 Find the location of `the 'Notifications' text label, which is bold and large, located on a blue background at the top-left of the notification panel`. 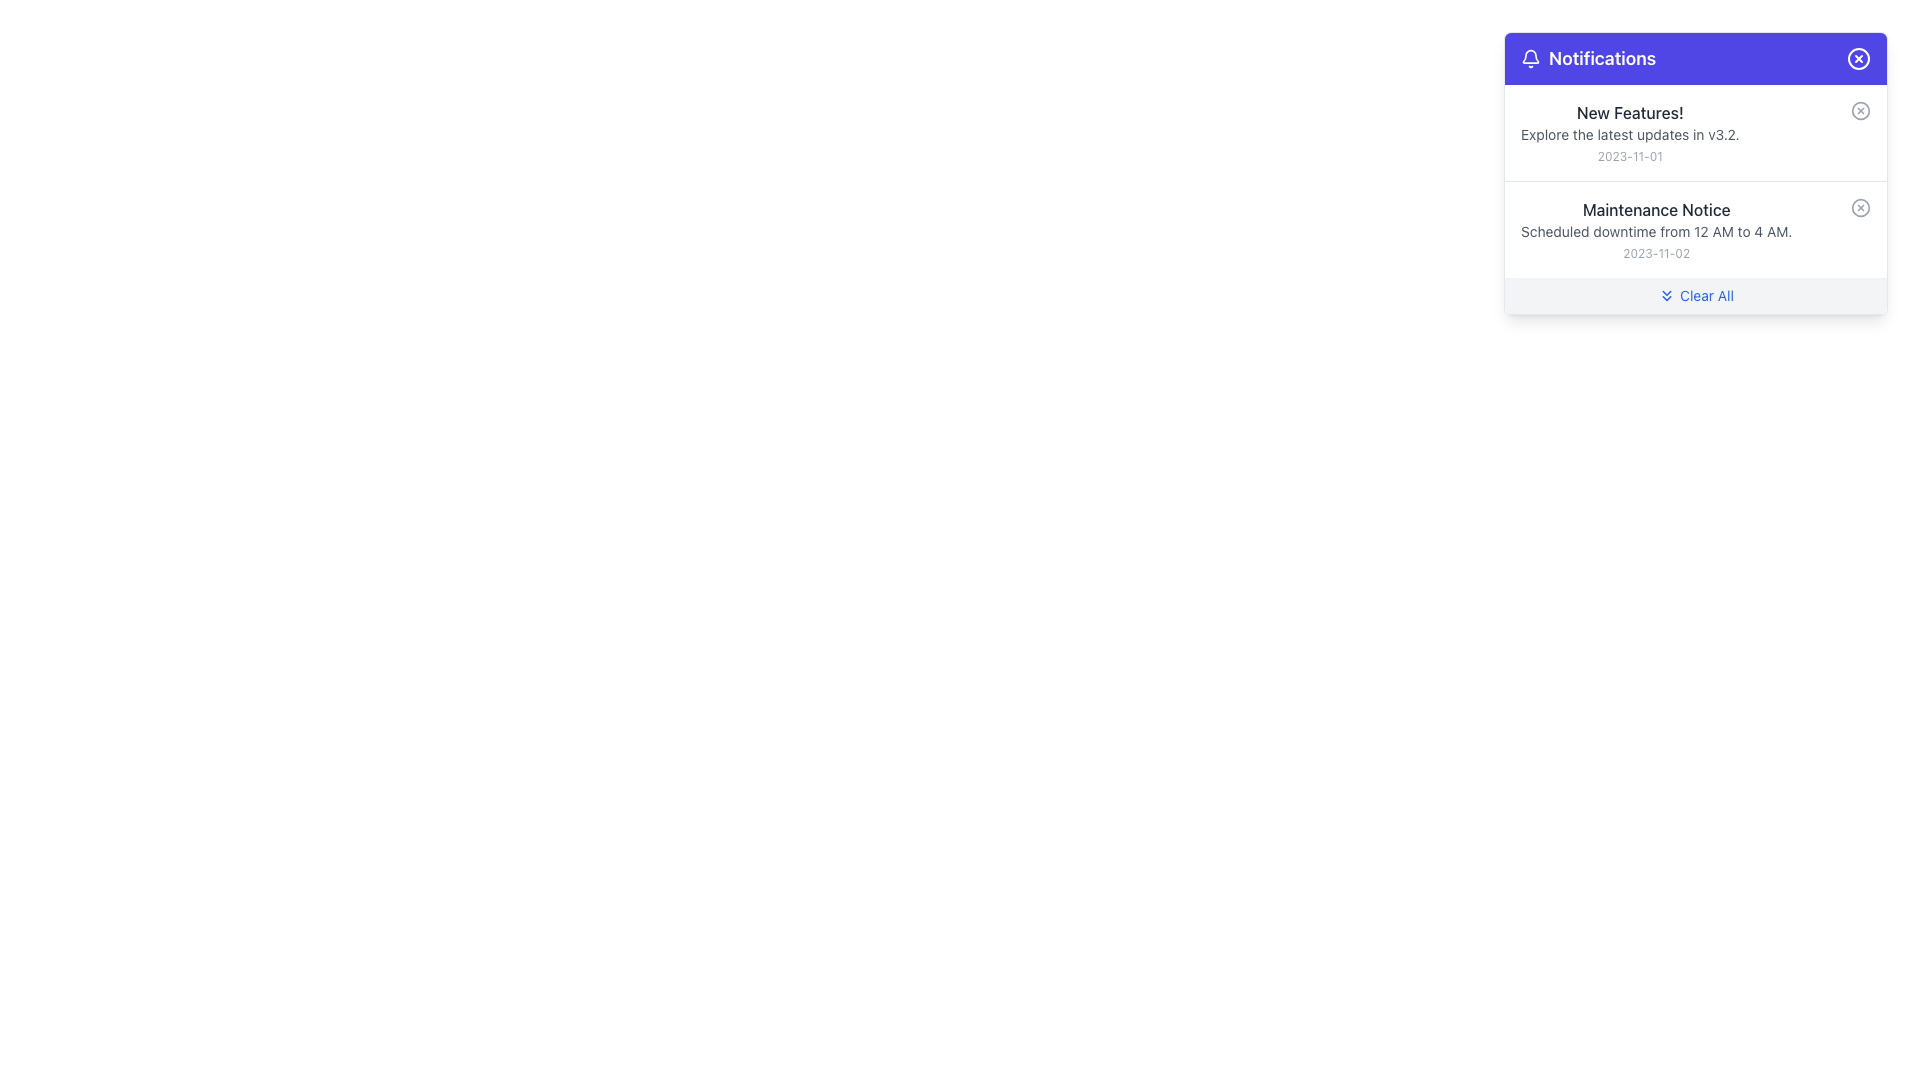

the 'Notifications' text label, which is bold and large, located on a blue background at the top-left of the notification panel is located at coordinates (1602, 57).